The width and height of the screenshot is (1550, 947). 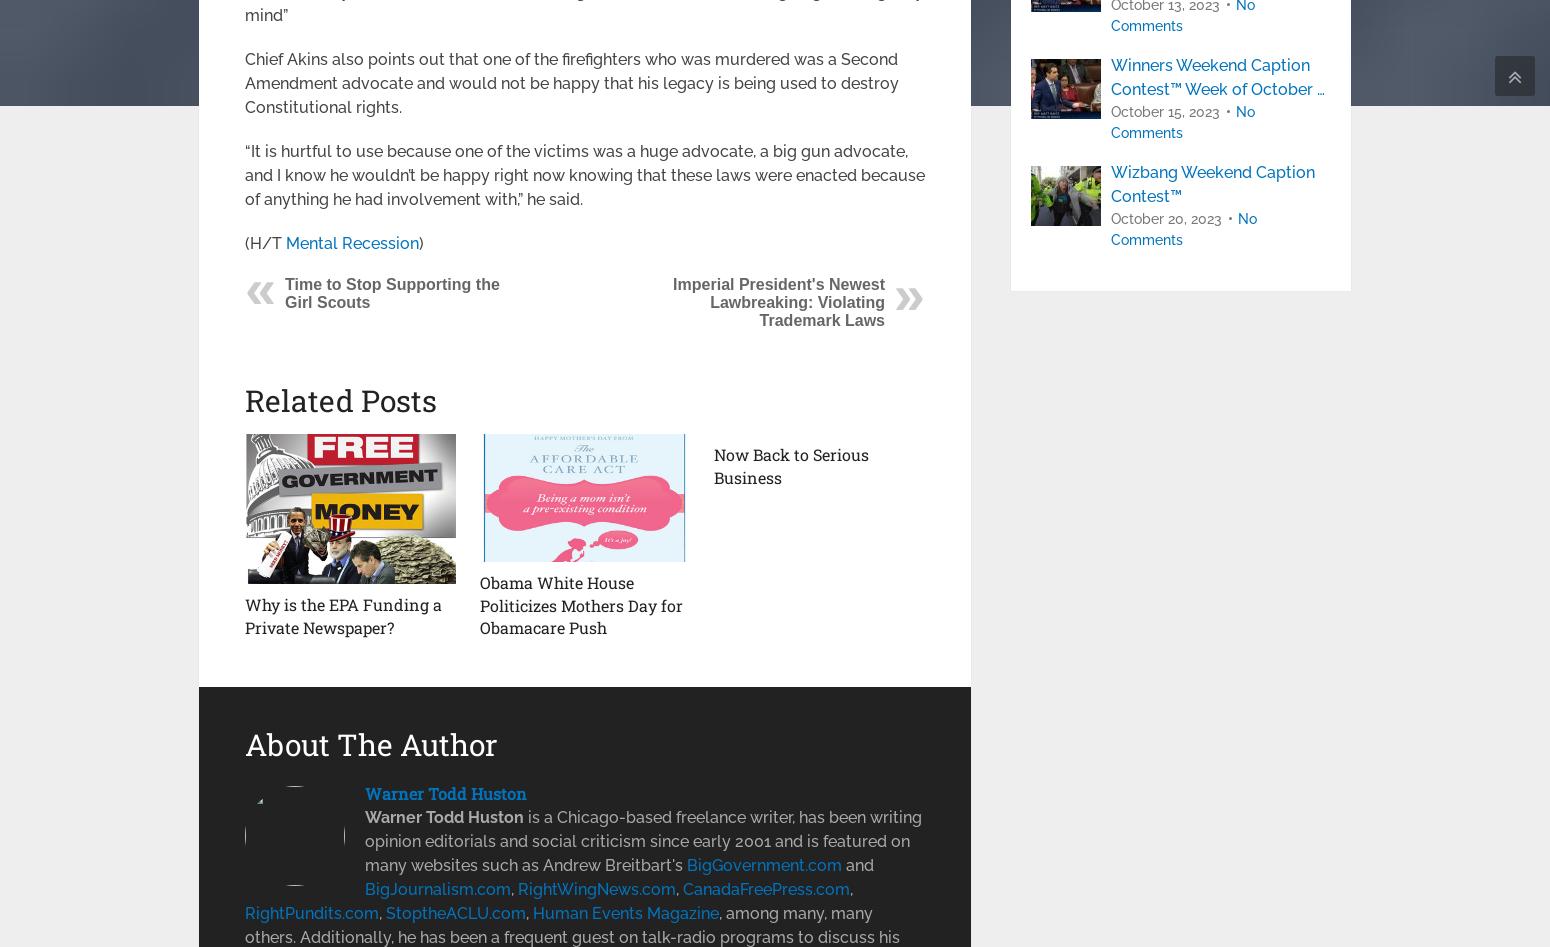 I want to click on 'Winners Weekend Caption Contest™ Week of October …', so click(x=1110, y=77).